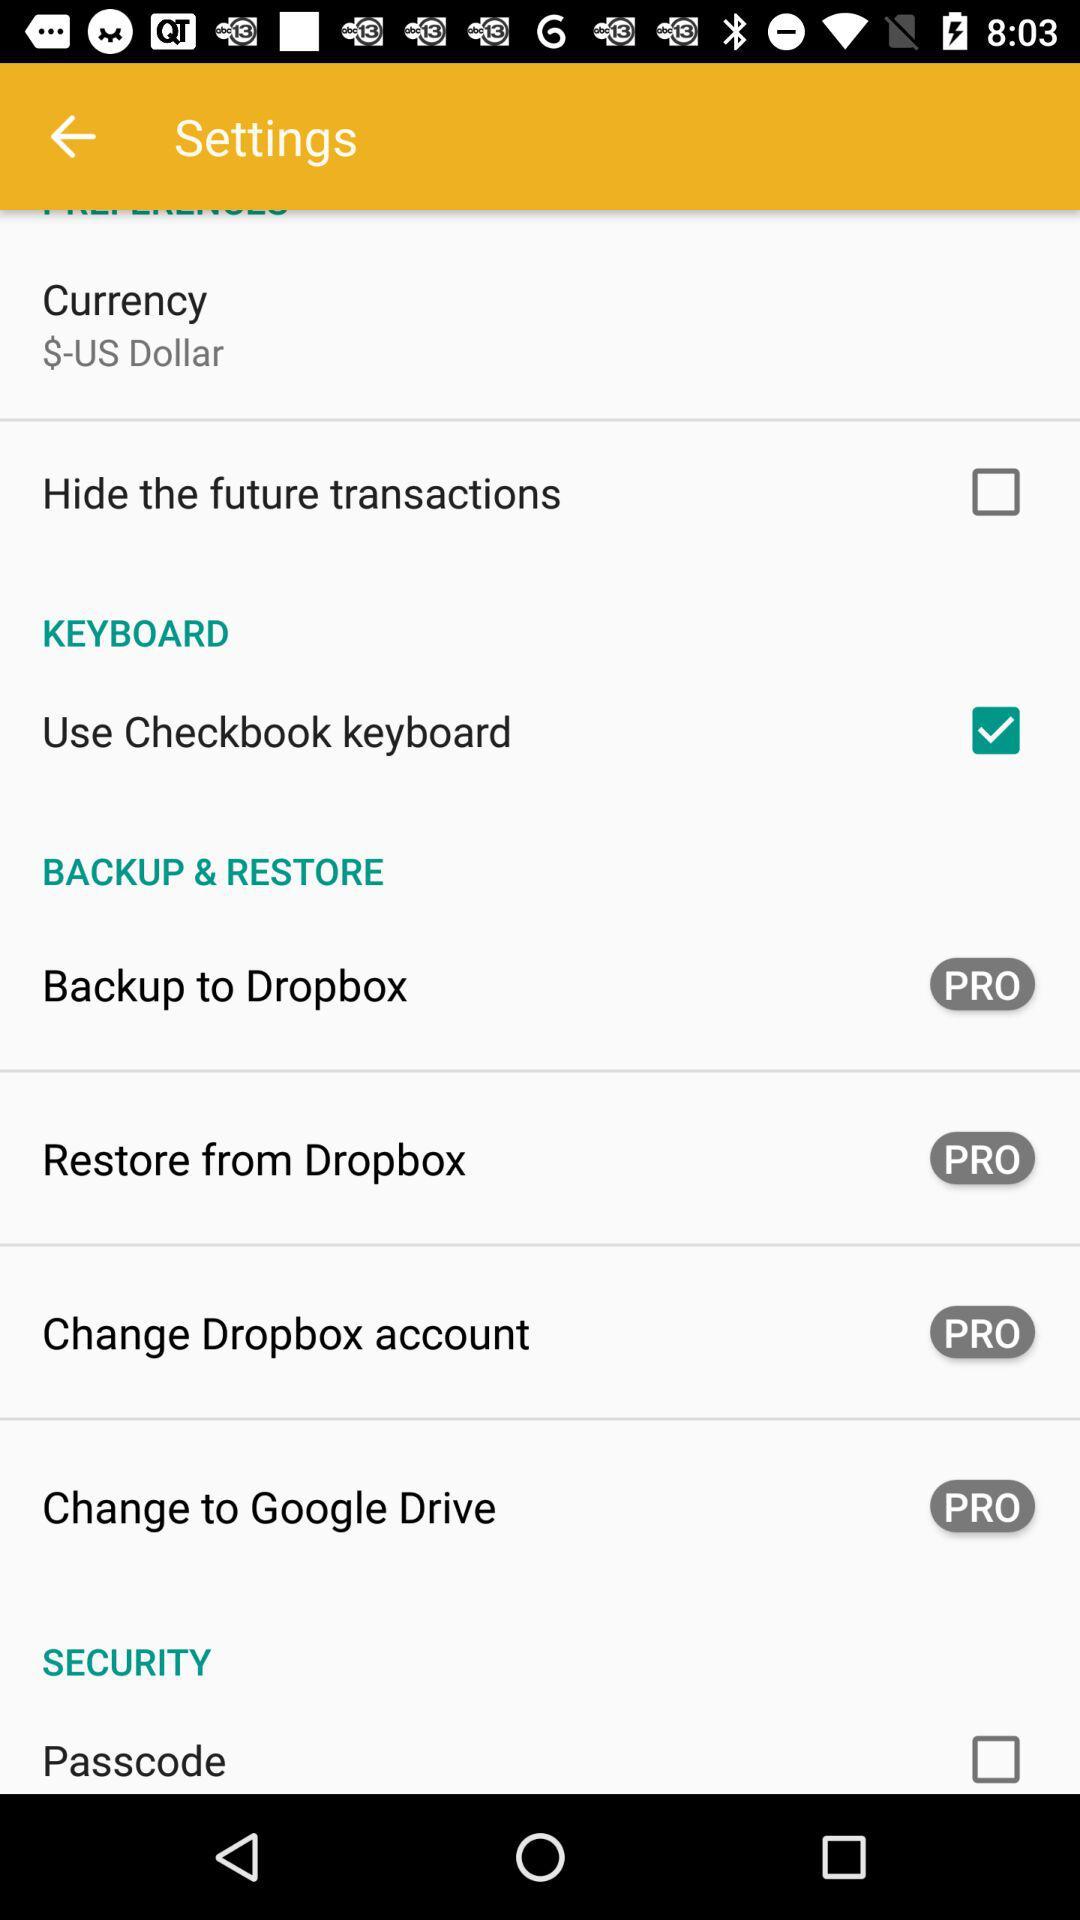 The image size is (1080, 1920). I want to click on icon above restore from dropbox icon, so click(224, 983).